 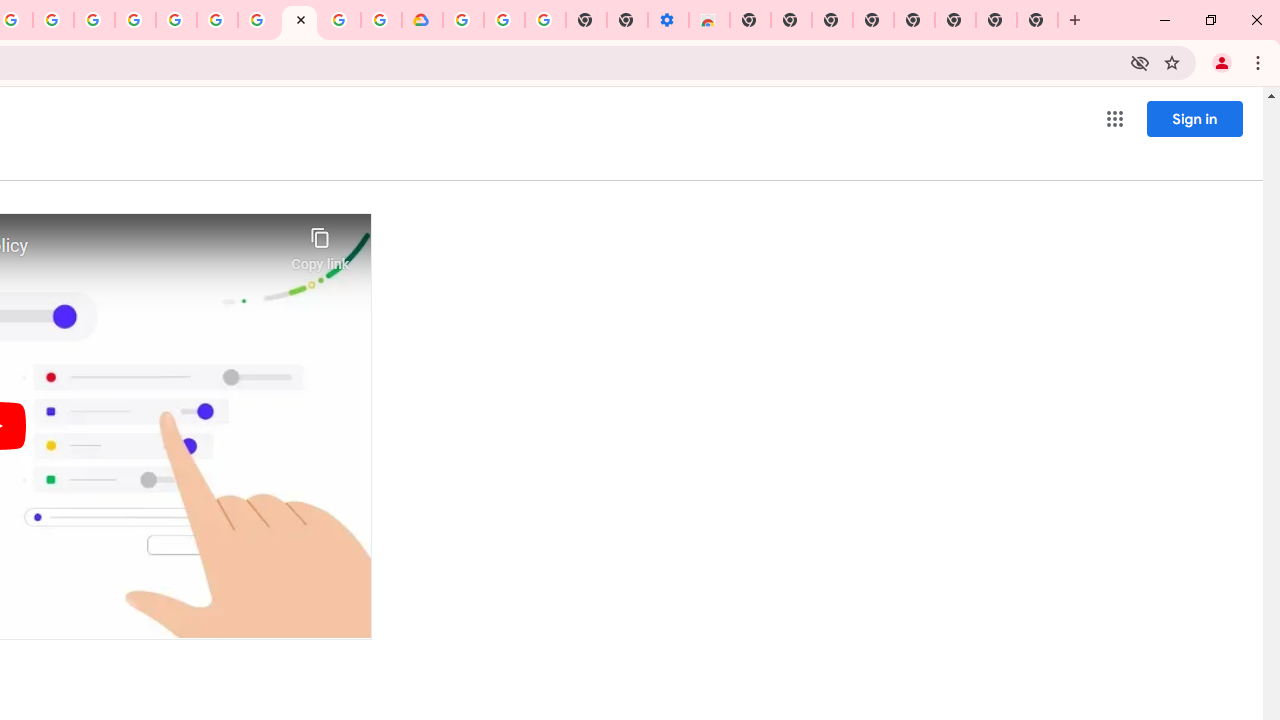 What do you see at coordinates (545, 20) in the screenshot?
I see `'Turn cookies on or off - Computer - Google Account Help'` at bounding box center [545, 20].